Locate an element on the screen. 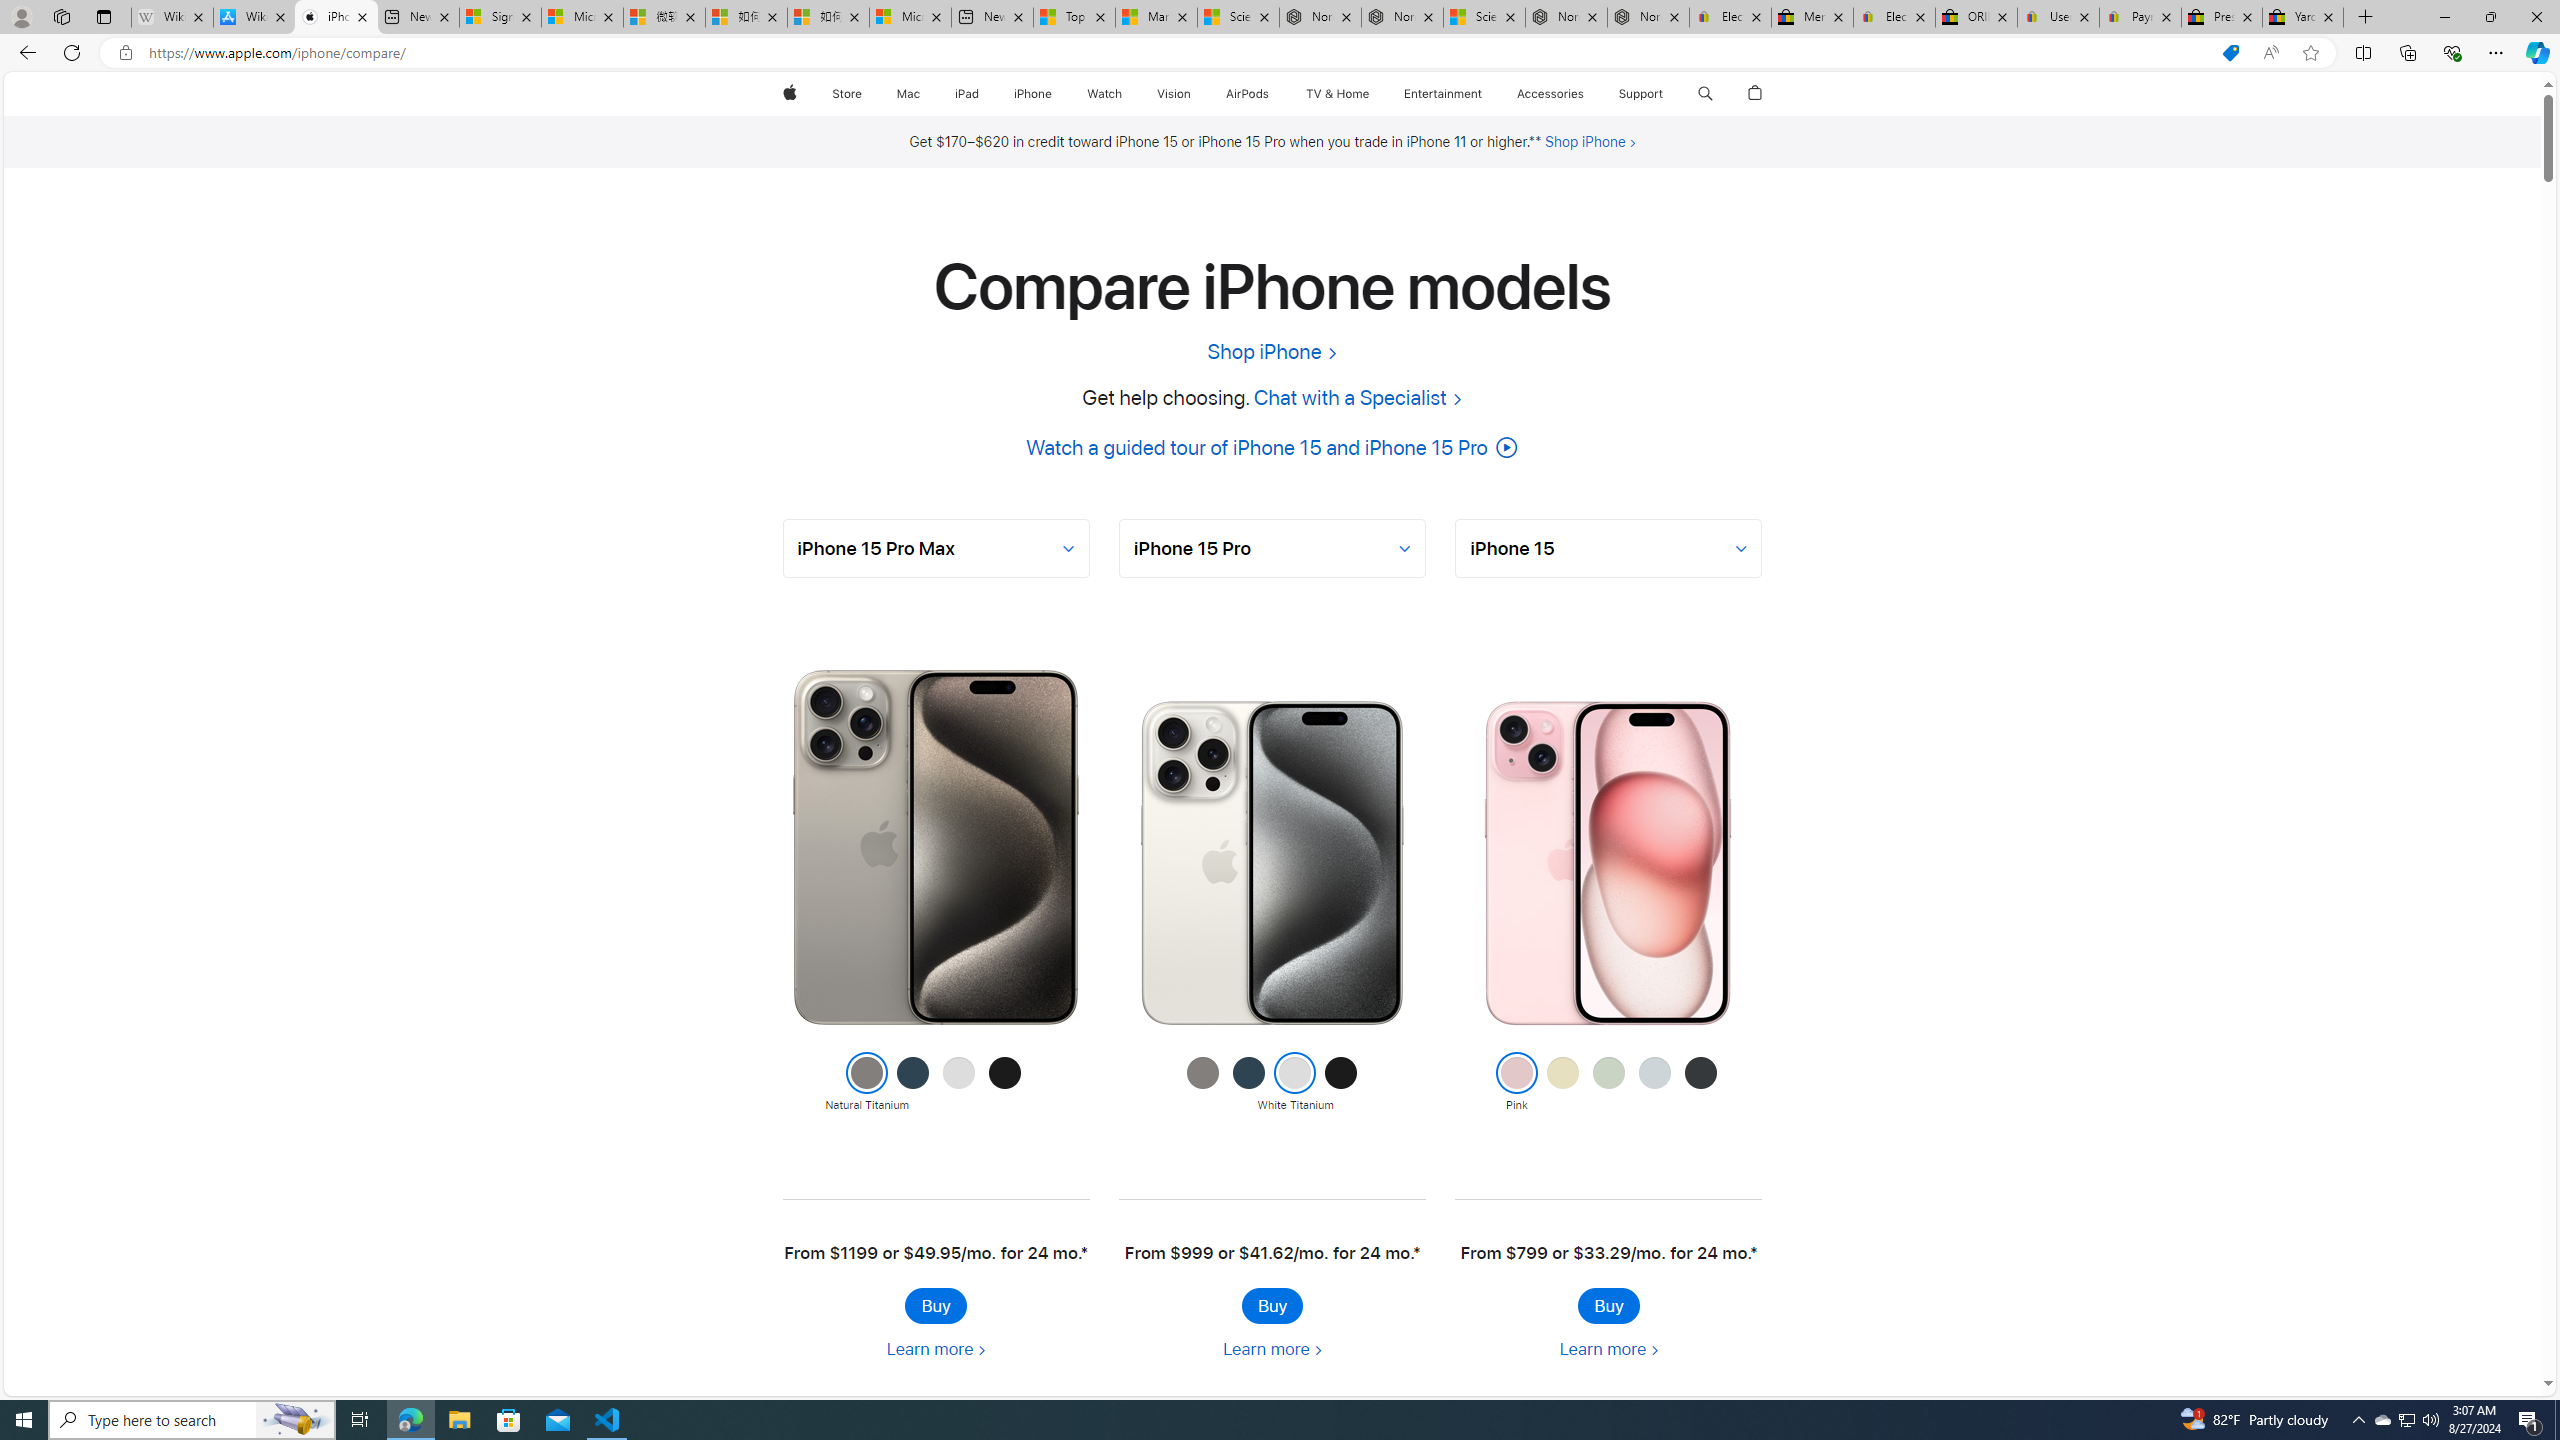  'iPhone menu' is located at coordinates (1055, 93).